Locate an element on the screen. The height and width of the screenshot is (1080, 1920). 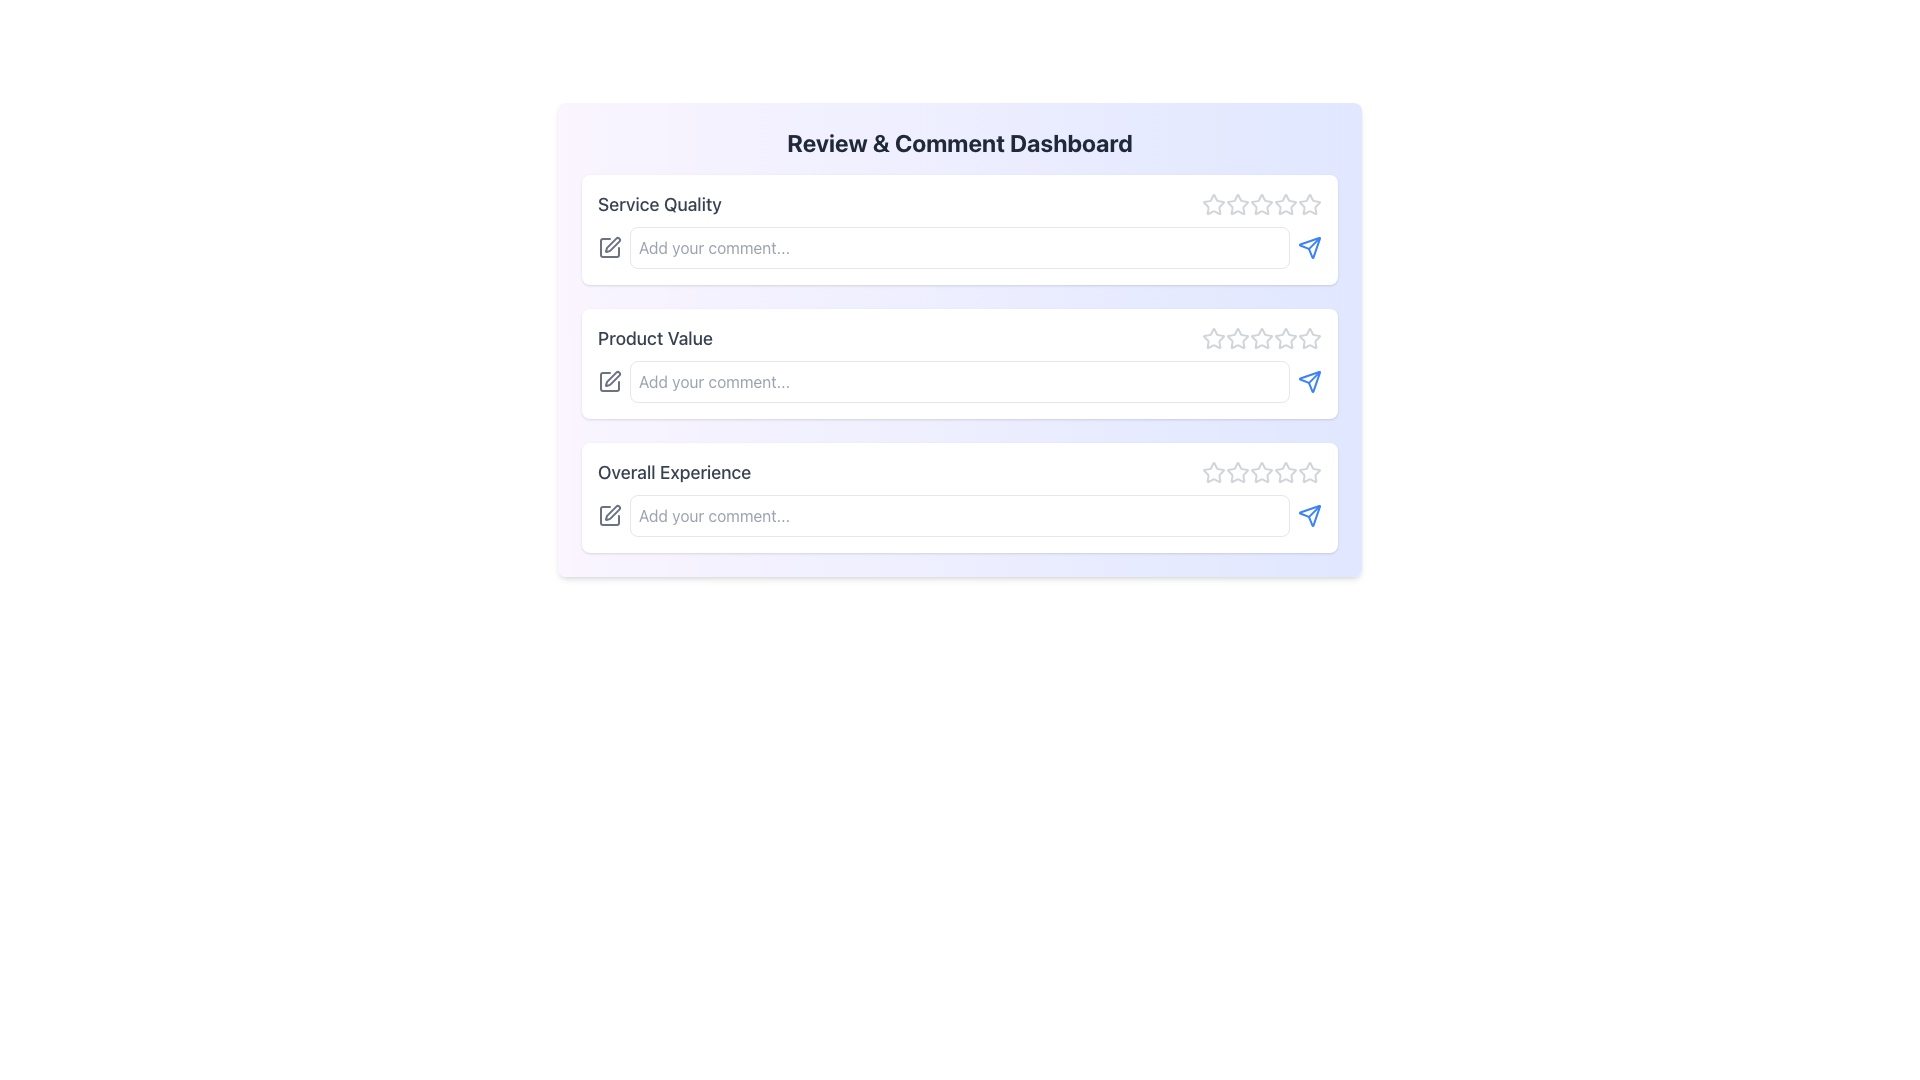
the third gray star icon in the Product Value section is located at coordinates (1261, 338).